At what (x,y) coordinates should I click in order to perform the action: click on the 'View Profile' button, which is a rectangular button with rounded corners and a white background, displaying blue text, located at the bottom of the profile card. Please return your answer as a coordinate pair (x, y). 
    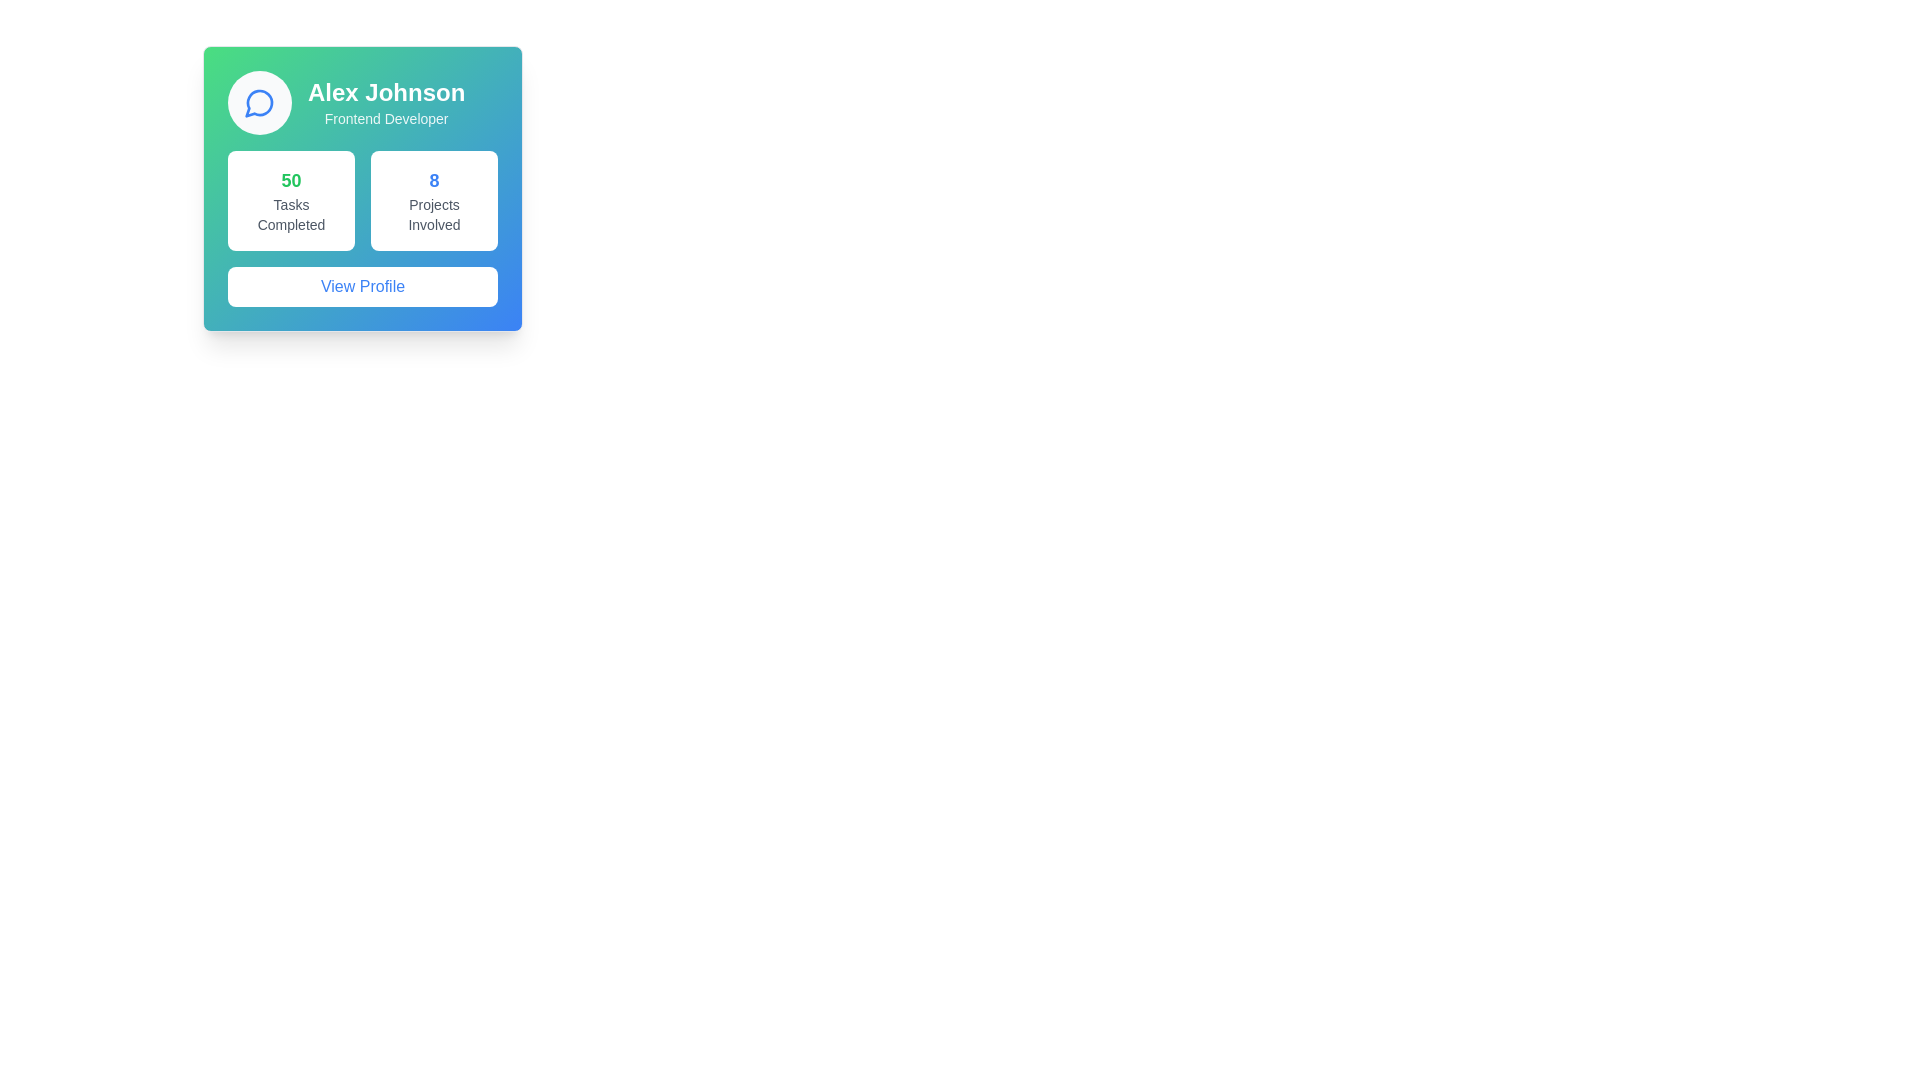
    Looking at the image, I should click on (363, 286).